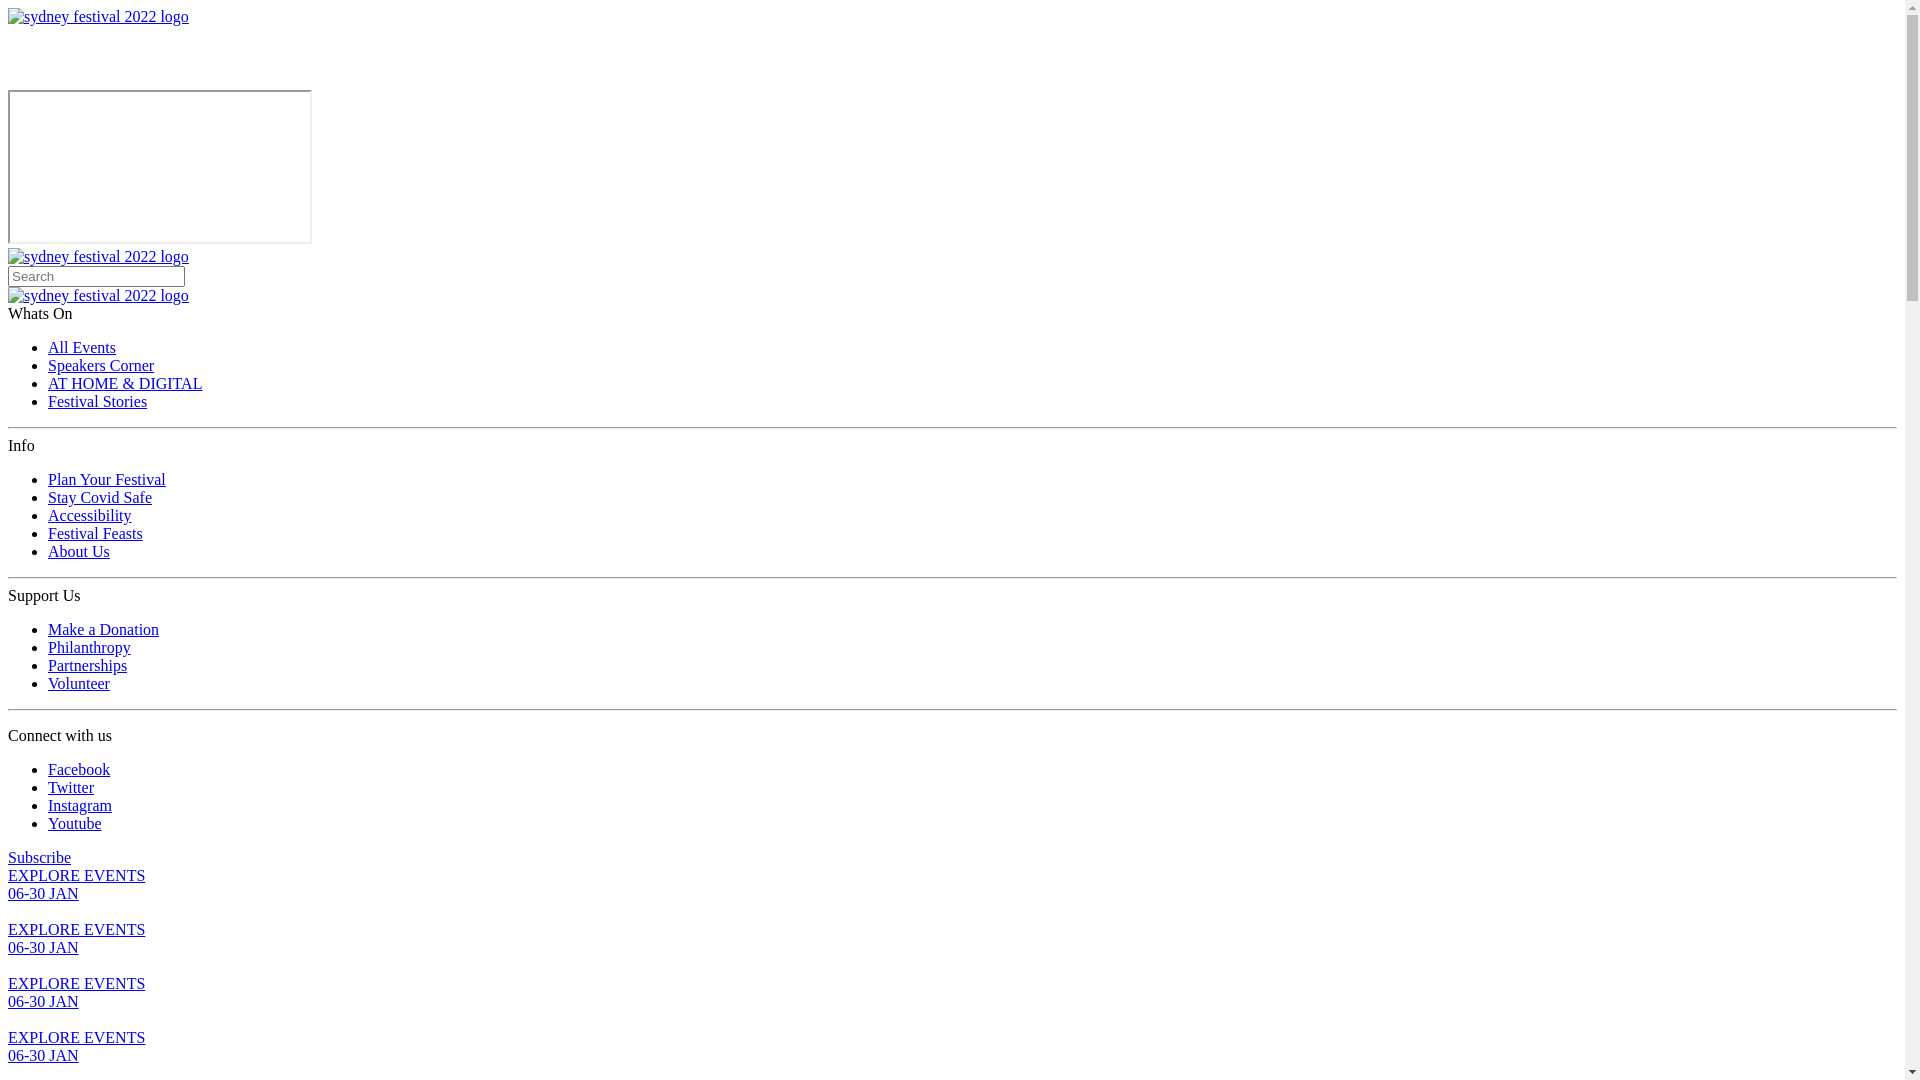 The height and width of the screenshot is (1080, 1920). What do you see at coordinates (78, 551) in the screenshot?
I see `'About Us'` at bounding box center [78, 551].